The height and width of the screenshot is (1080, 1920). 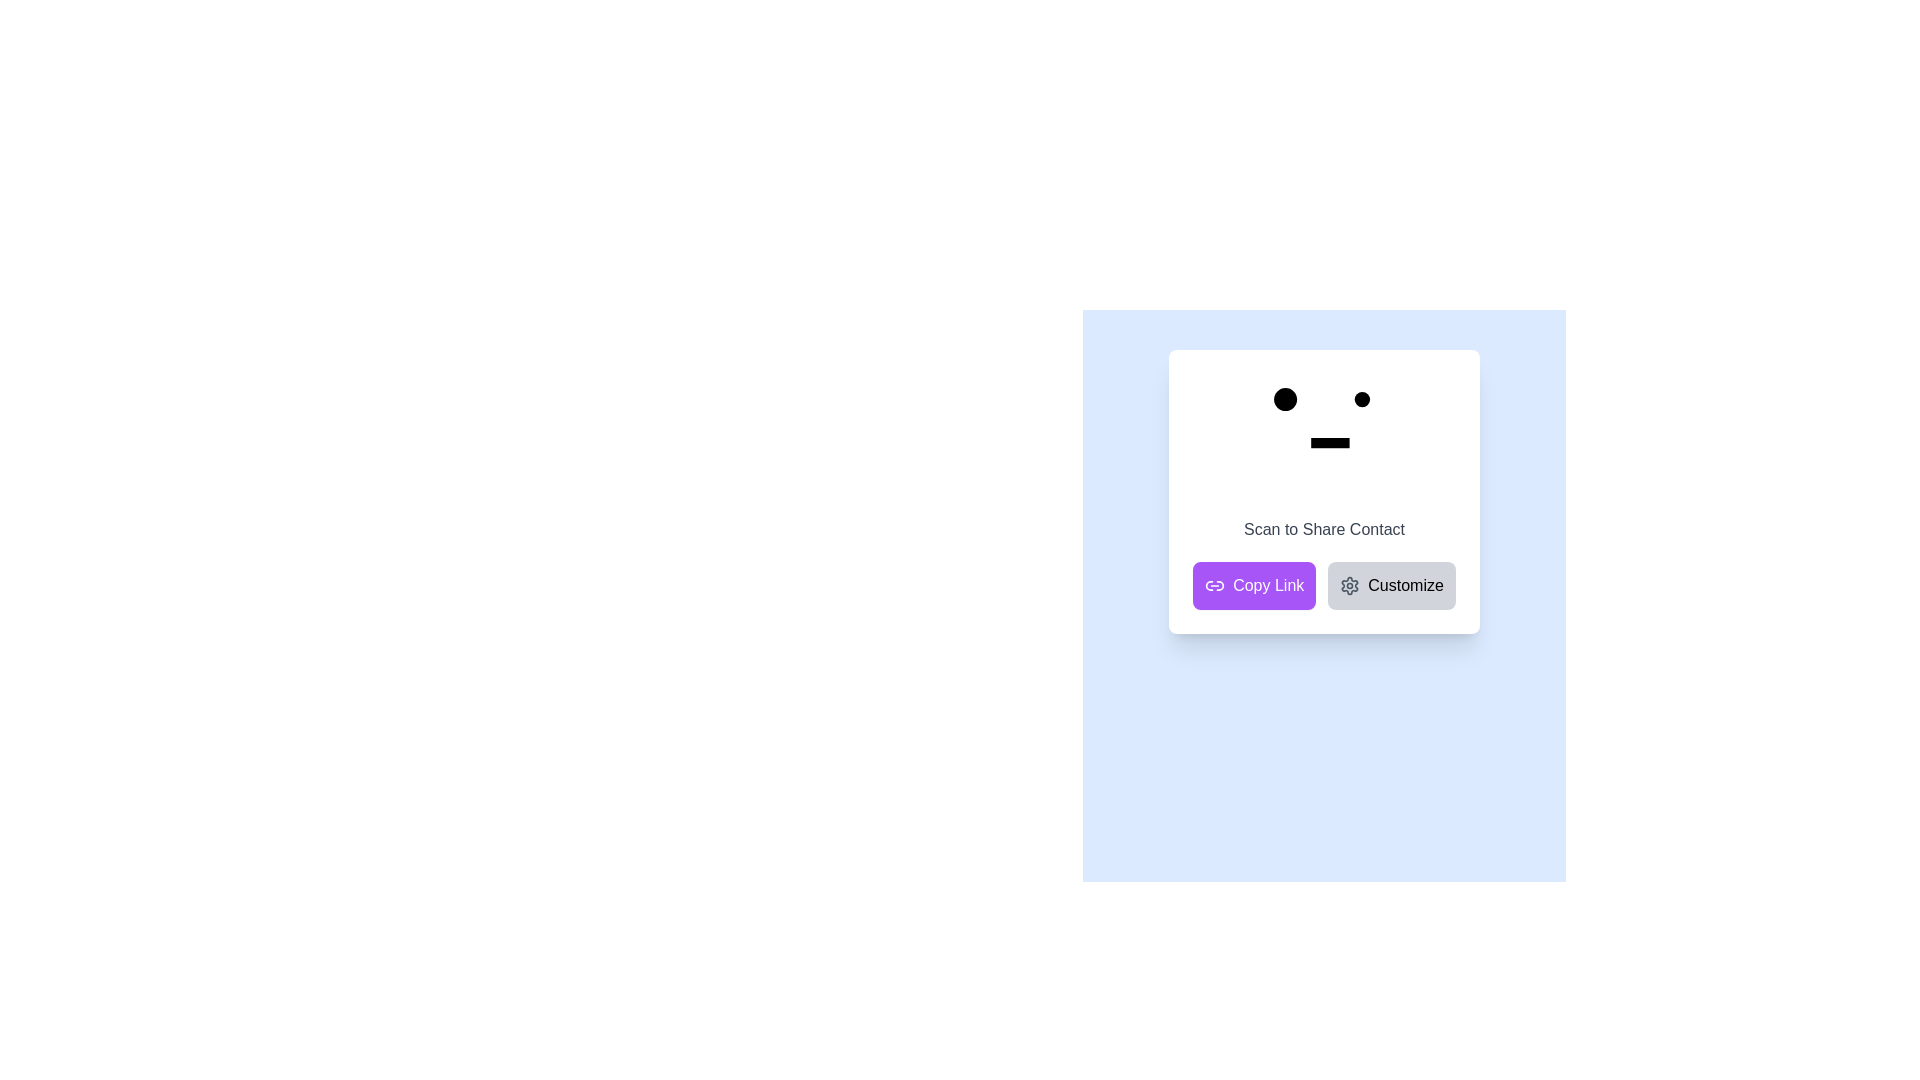 What do you see at coordinates (1391, 585) in the screenshot?
I see `the 'Customize' button, which is a rectangular button with a light gray background and a gear icon, located in the lower-right section of a card layout` at bounding box center [1391, 585].